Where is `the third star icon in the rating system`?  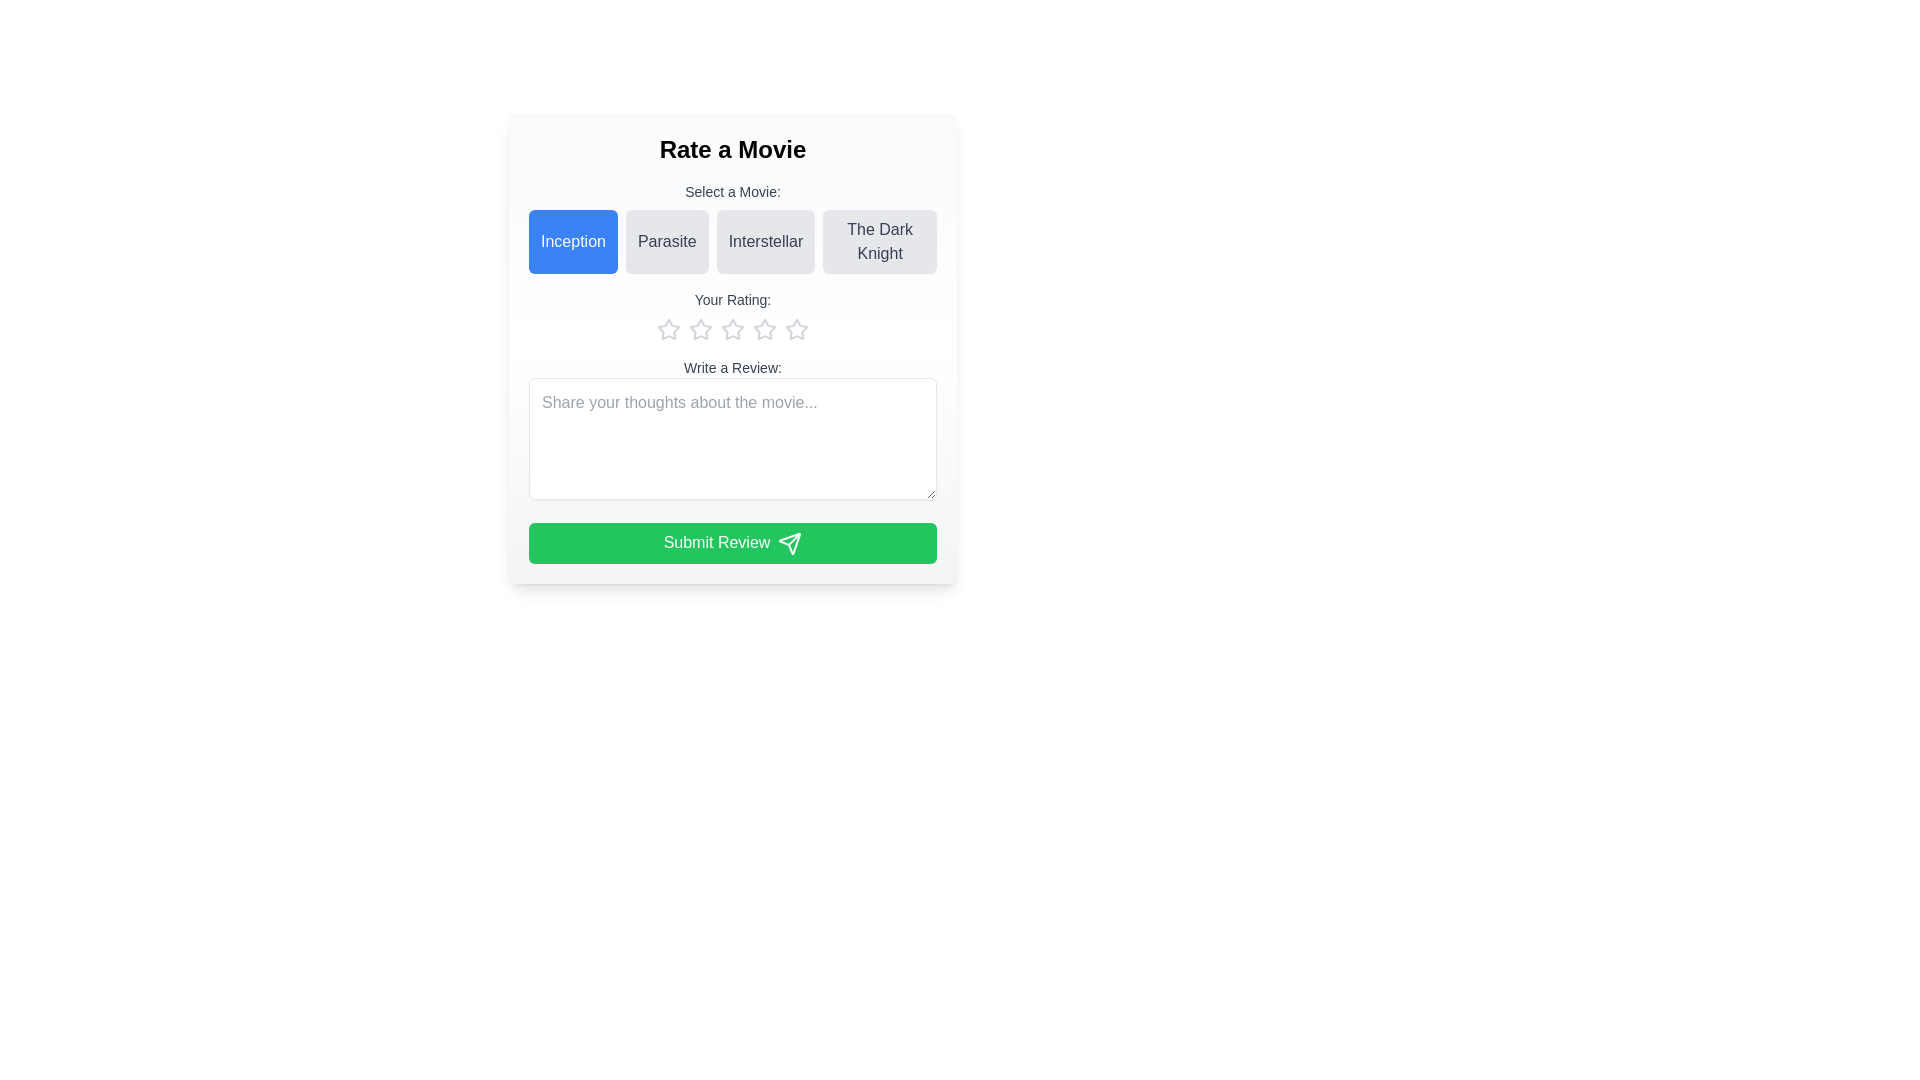
the third star icon in the rating system is located at coordinates (700, 329).